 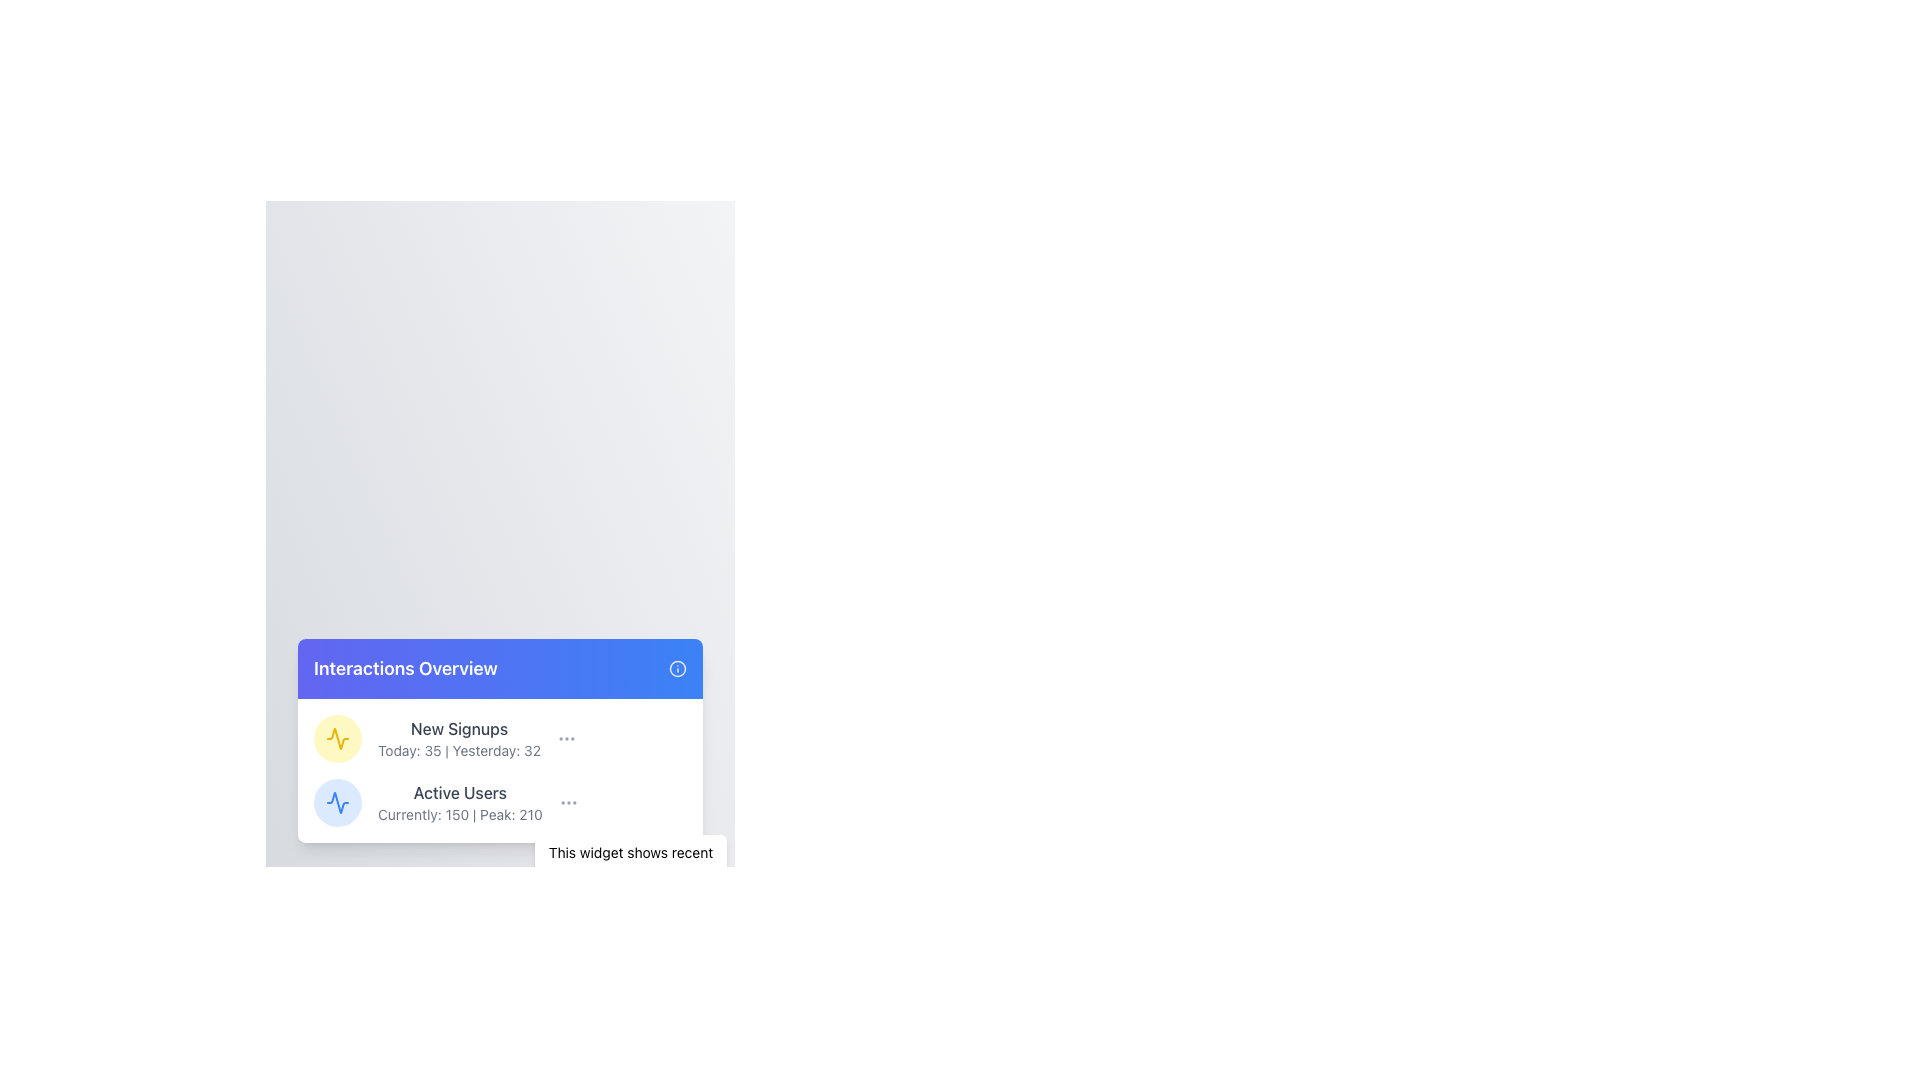 I want to click on the circular vector graphic within the 'info' icon located at the top-right corner of the blue banner titled 'Interactions Overview', so click(x=677, y=668).